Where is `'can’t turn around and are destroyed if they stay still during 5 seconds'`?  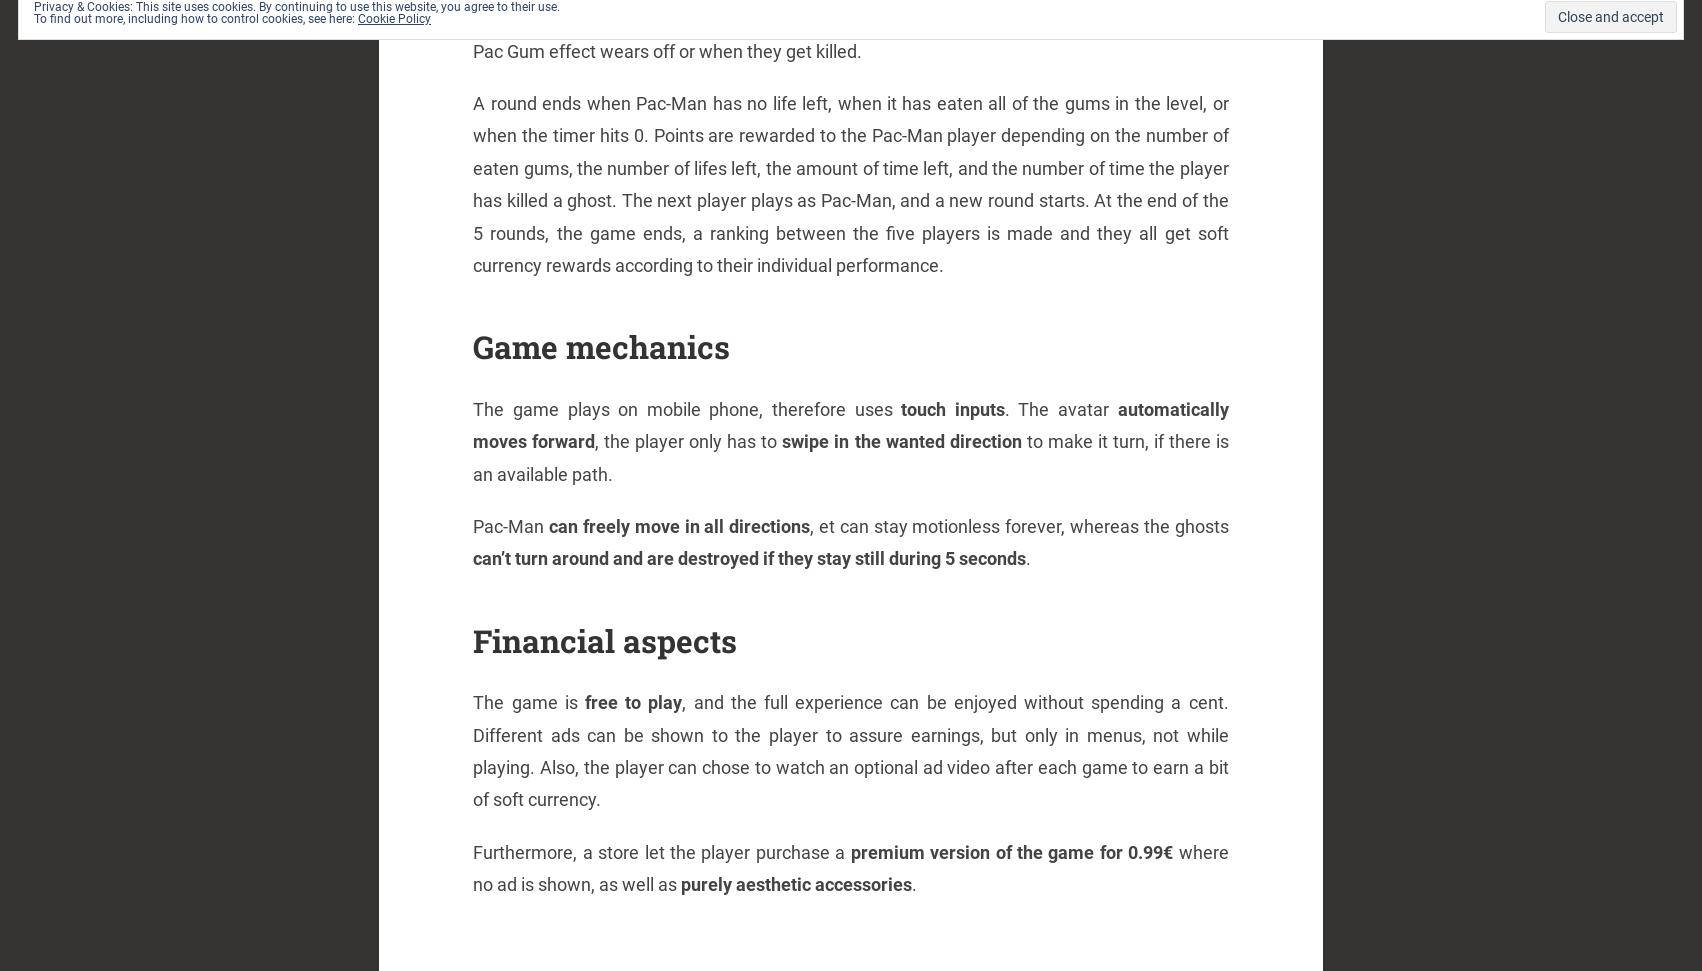
'can’t turn around and are destroyed if they stay still during 5 seconds' is located at coordinates (748, 558).